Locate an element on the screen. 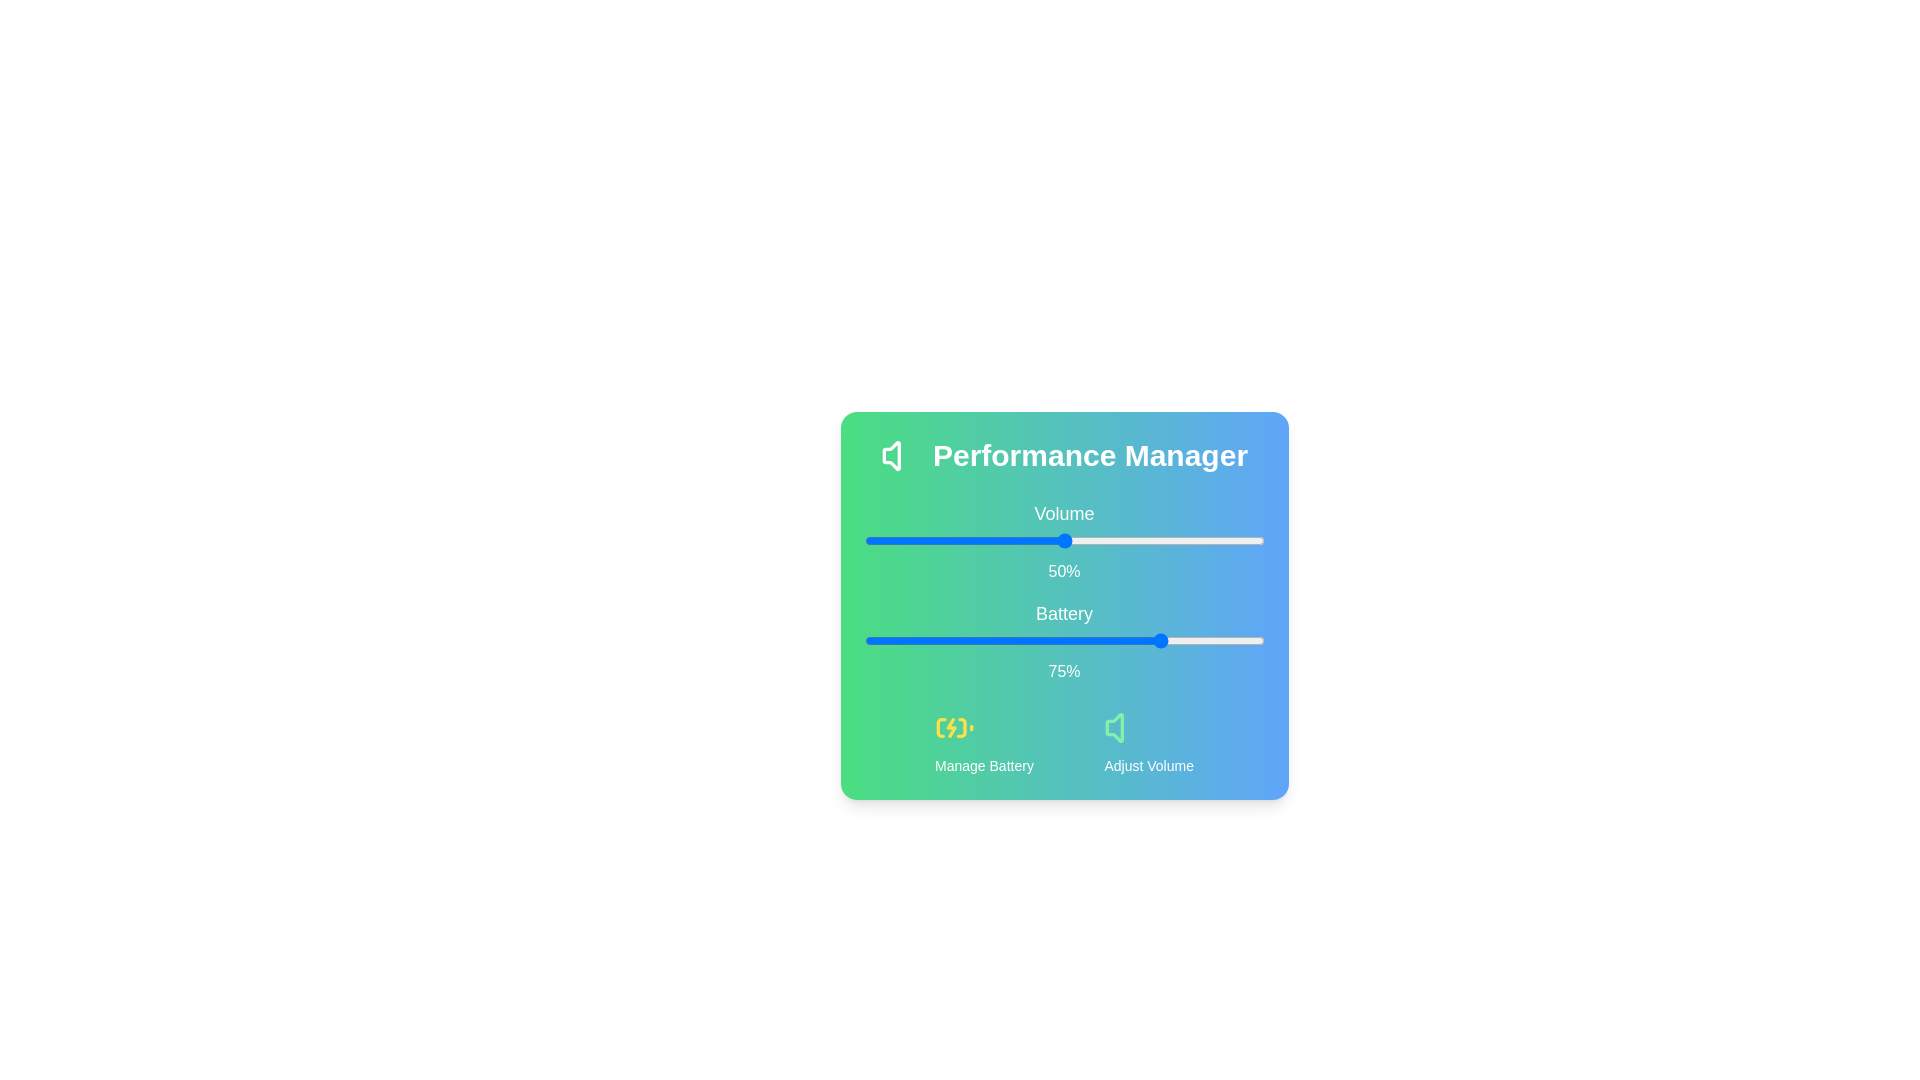 Image resolution: width=1920 pixels, height=1080 pixels. the 'Performance Manager' heading to read its content is located at coordinates (1063, 455).